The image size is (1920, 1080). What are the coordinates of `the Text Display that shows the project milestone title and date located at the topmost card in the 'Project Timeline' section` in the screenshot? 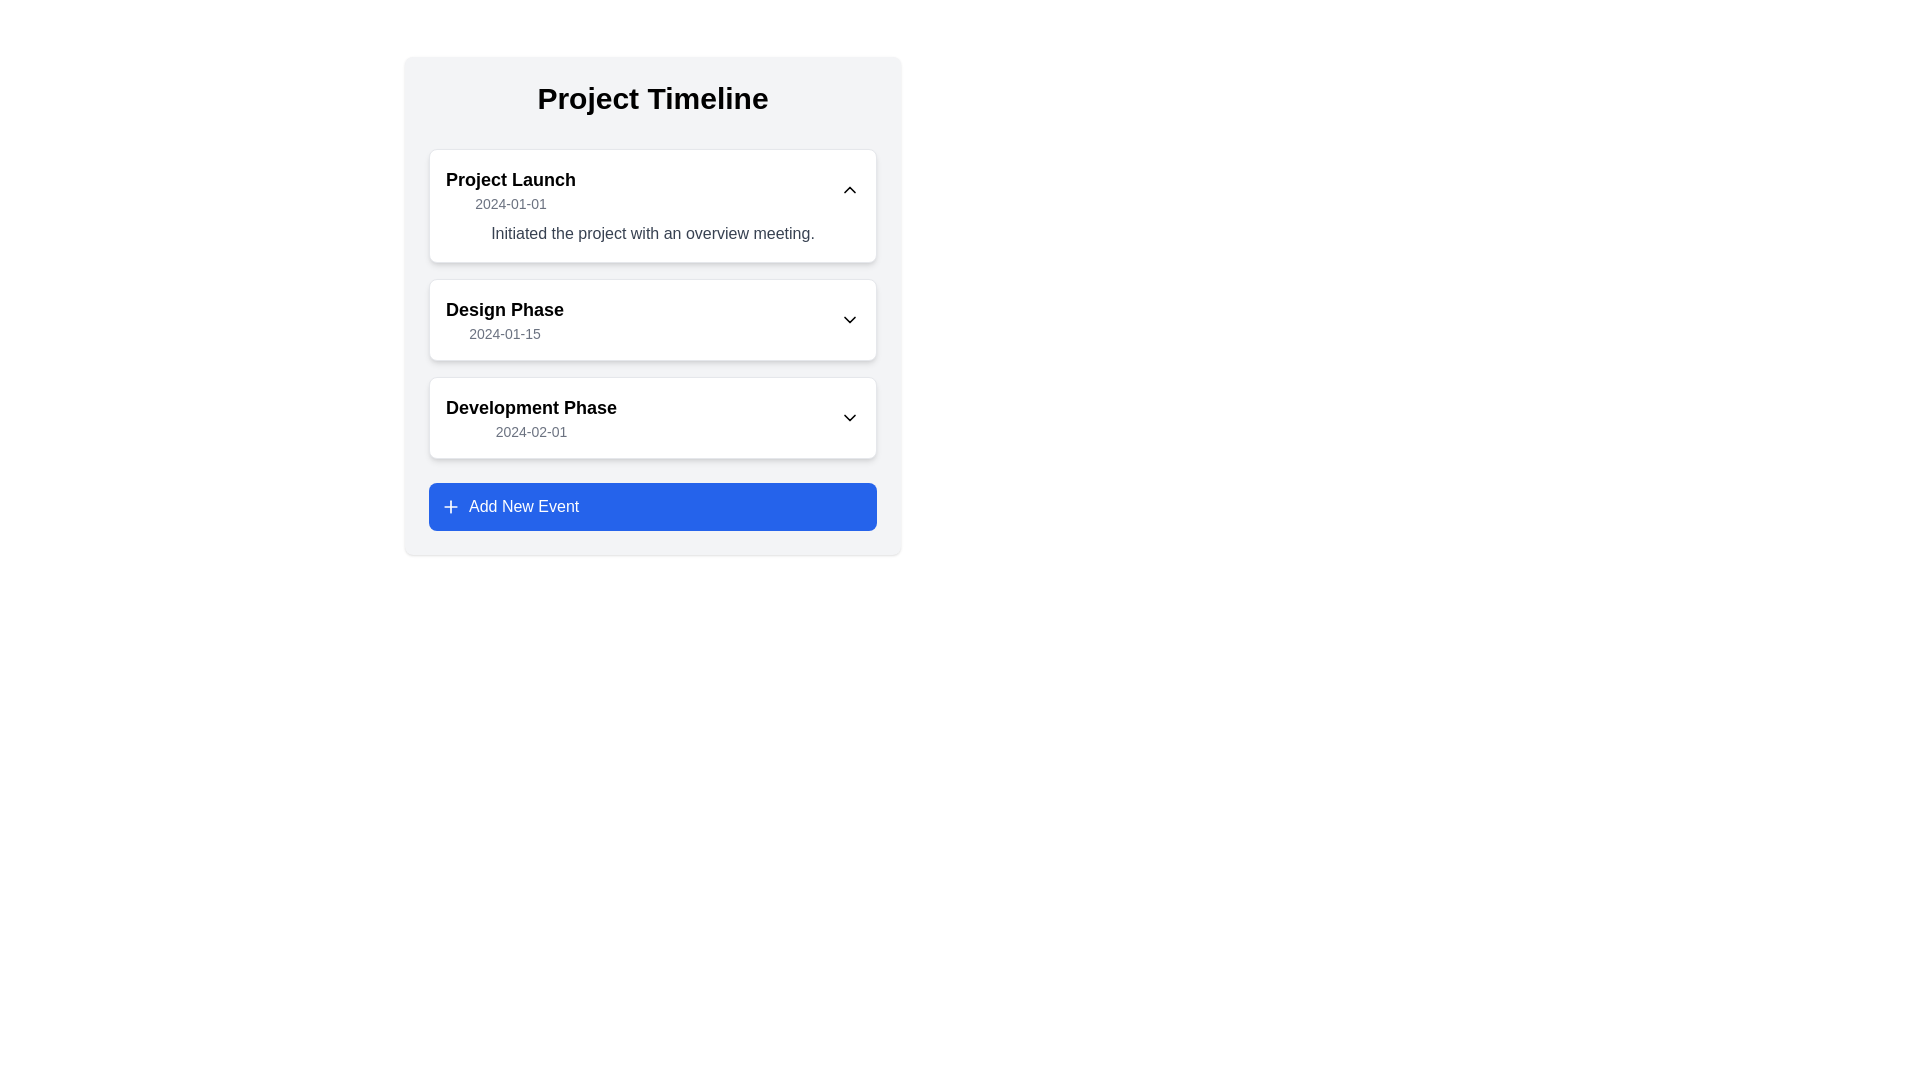 It's located at (511, 189).